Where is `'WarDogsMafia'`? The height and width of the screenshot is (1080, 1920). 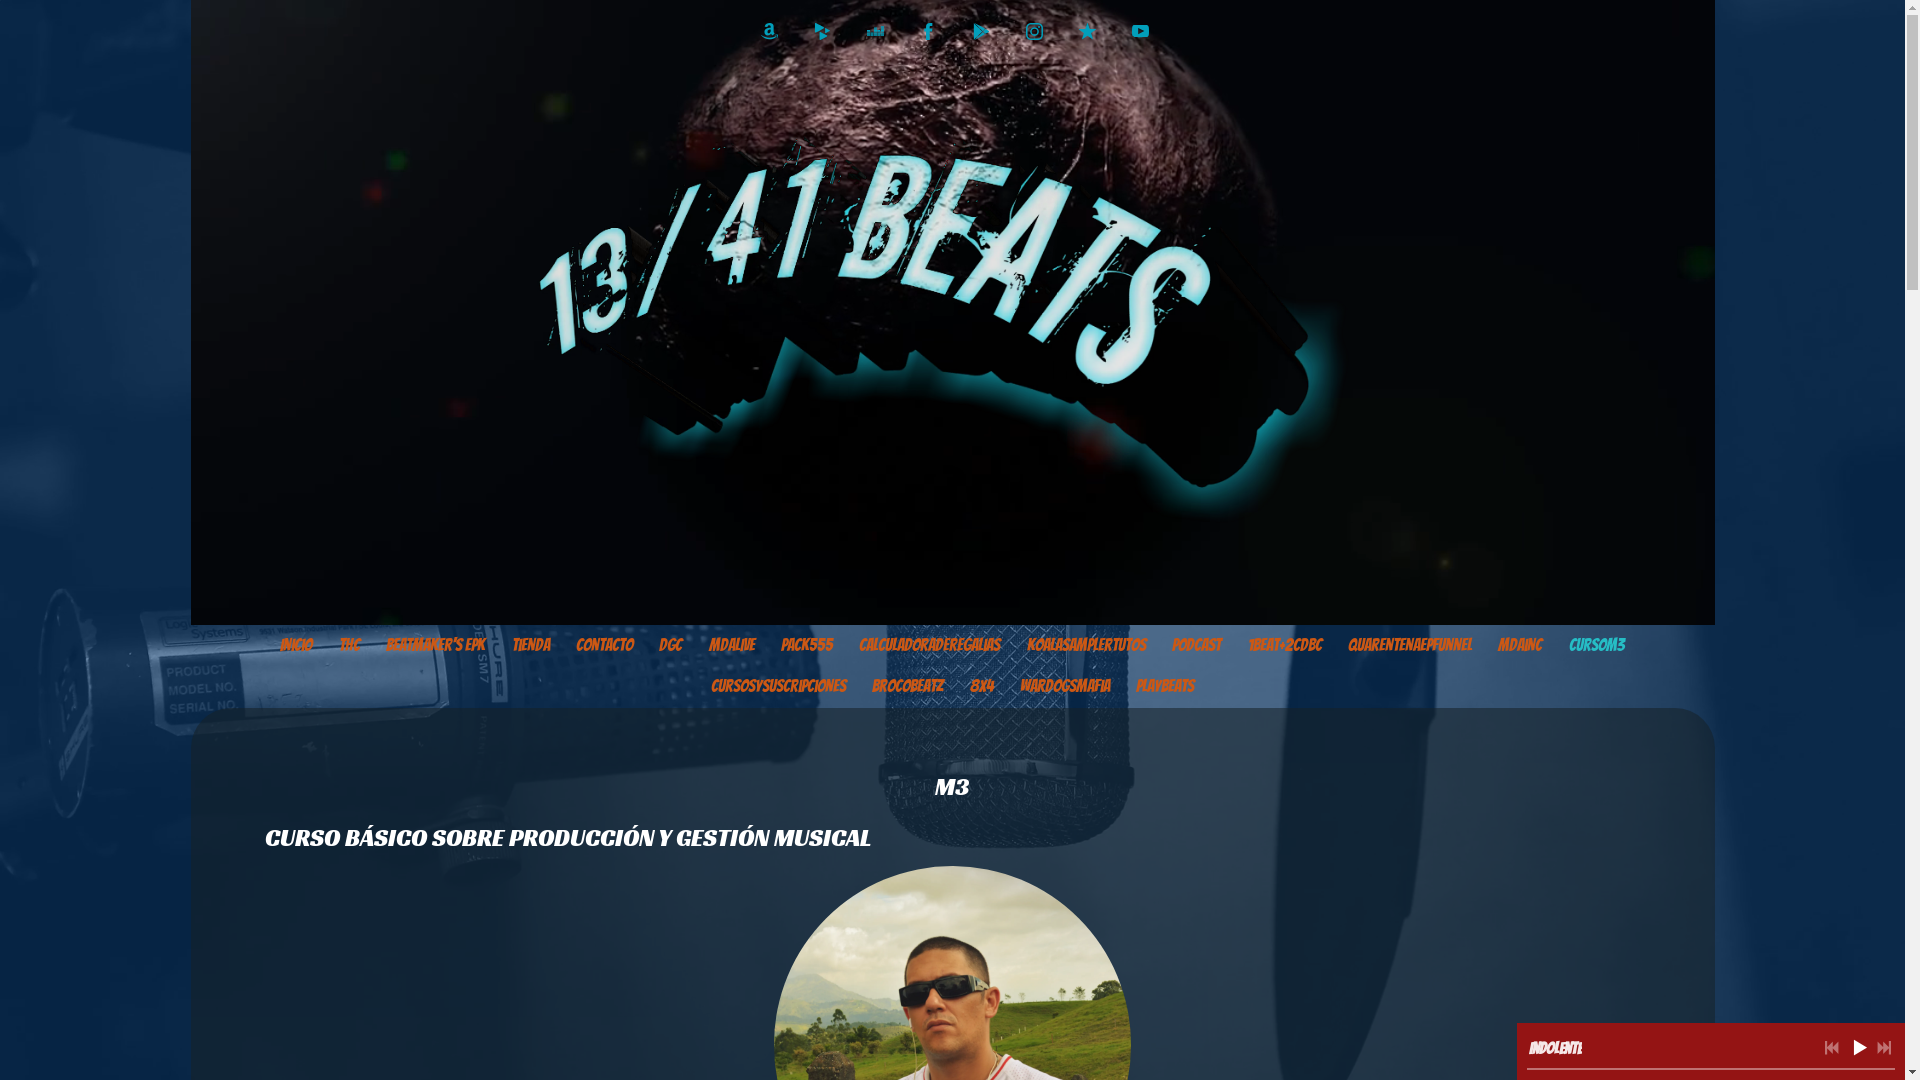
'WarDogsMafia' is located at coordinates (1007, 685).